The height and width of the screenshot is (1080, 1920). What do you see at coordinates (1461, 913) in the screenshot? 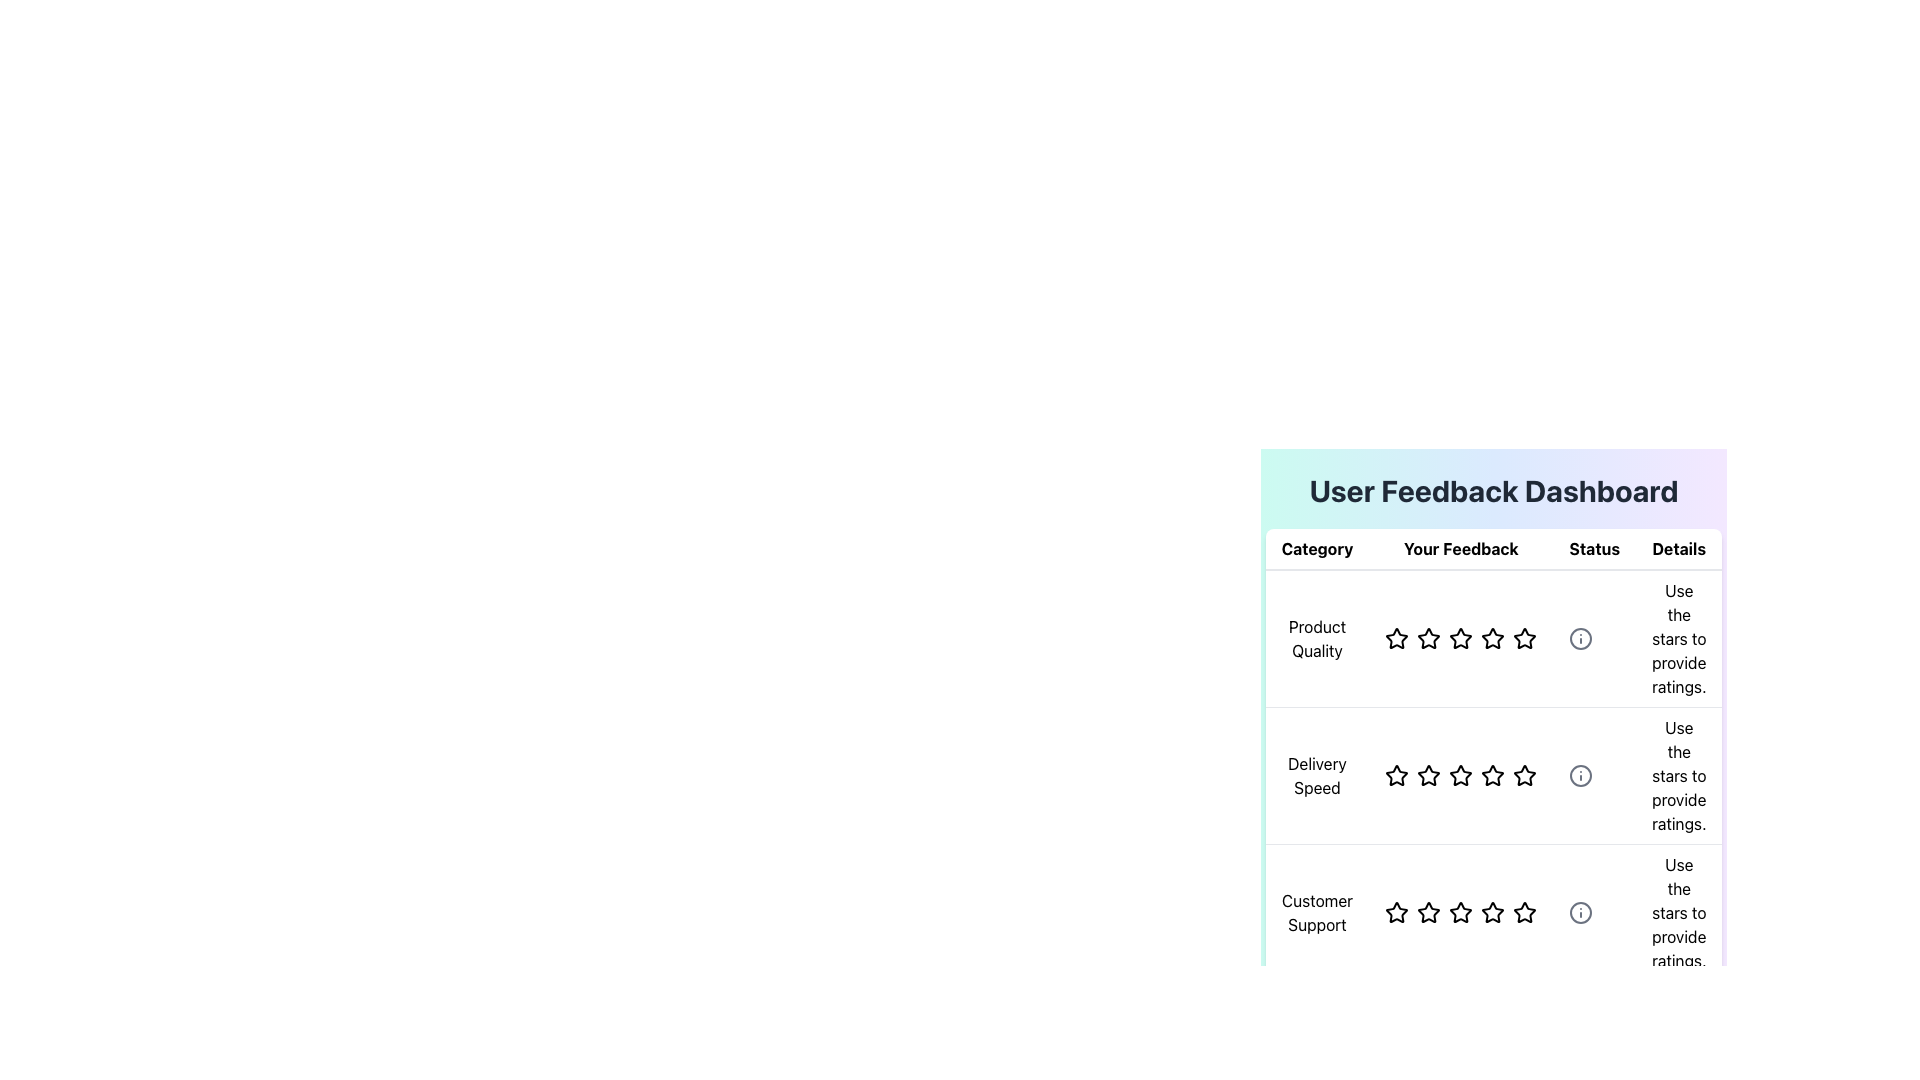
I see `the third star icon in the 'Customer Support' row under the 'Your Feedback' section to set a rating` at bounding box center [1461, 913].